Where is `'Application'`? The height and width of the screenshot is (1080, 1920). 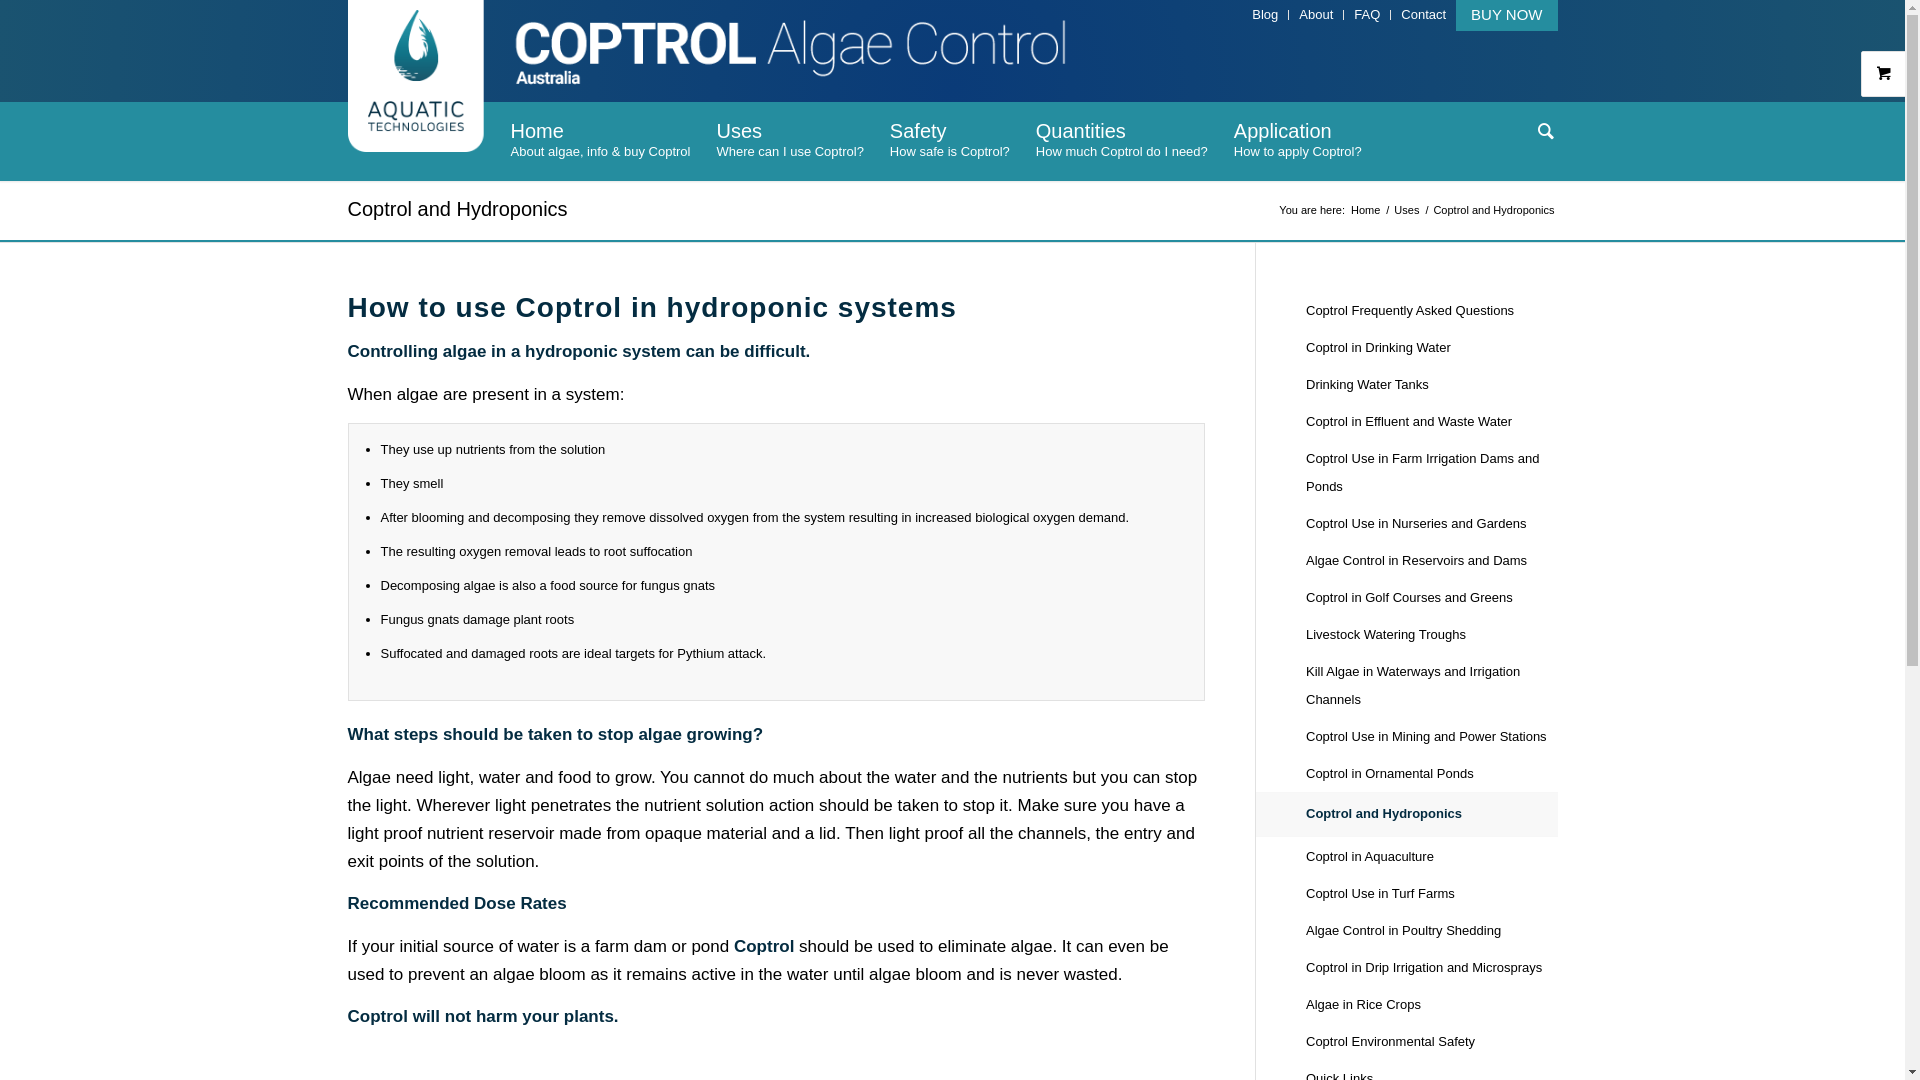 'Application' is located at coordinates (1297, 140).